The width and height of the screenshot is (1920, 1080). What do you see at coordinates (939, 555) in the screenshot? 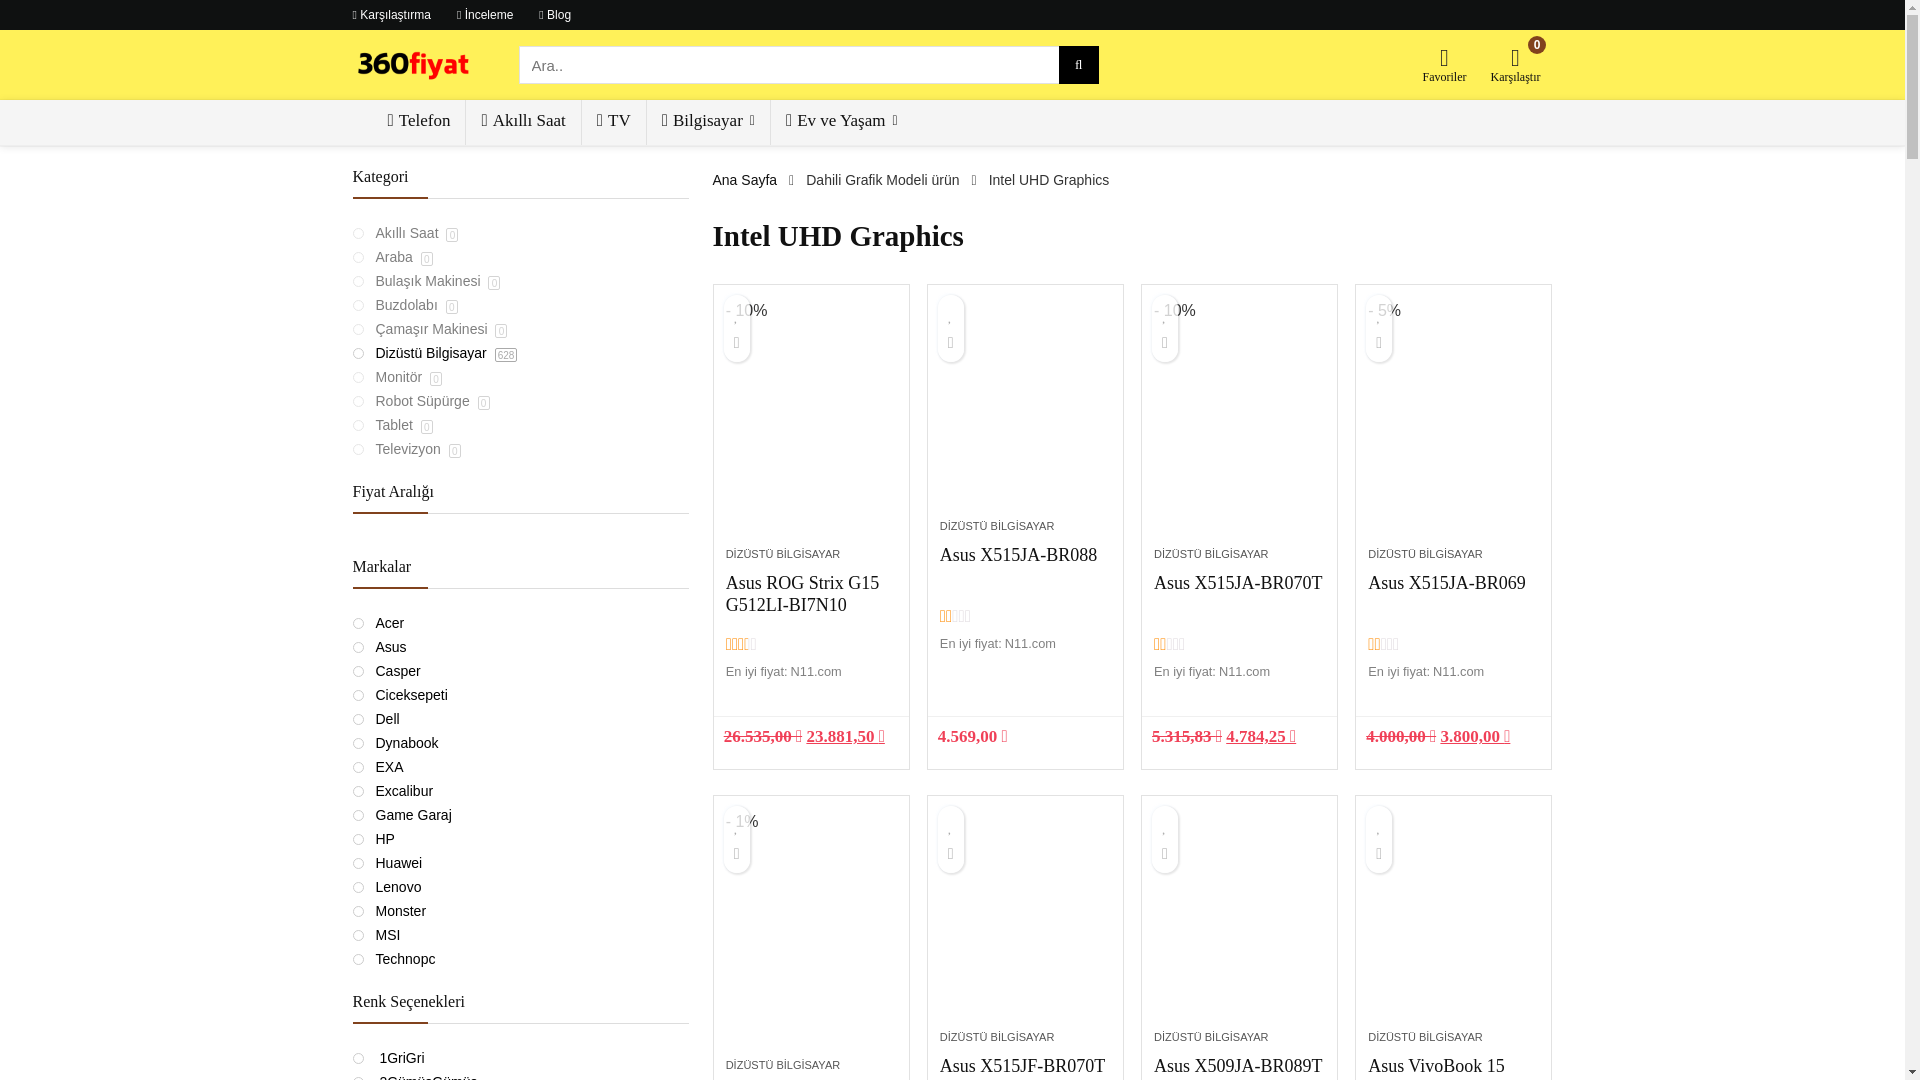
I see `'Asus X515JA-BR088'` at bounding box center [939, 555].